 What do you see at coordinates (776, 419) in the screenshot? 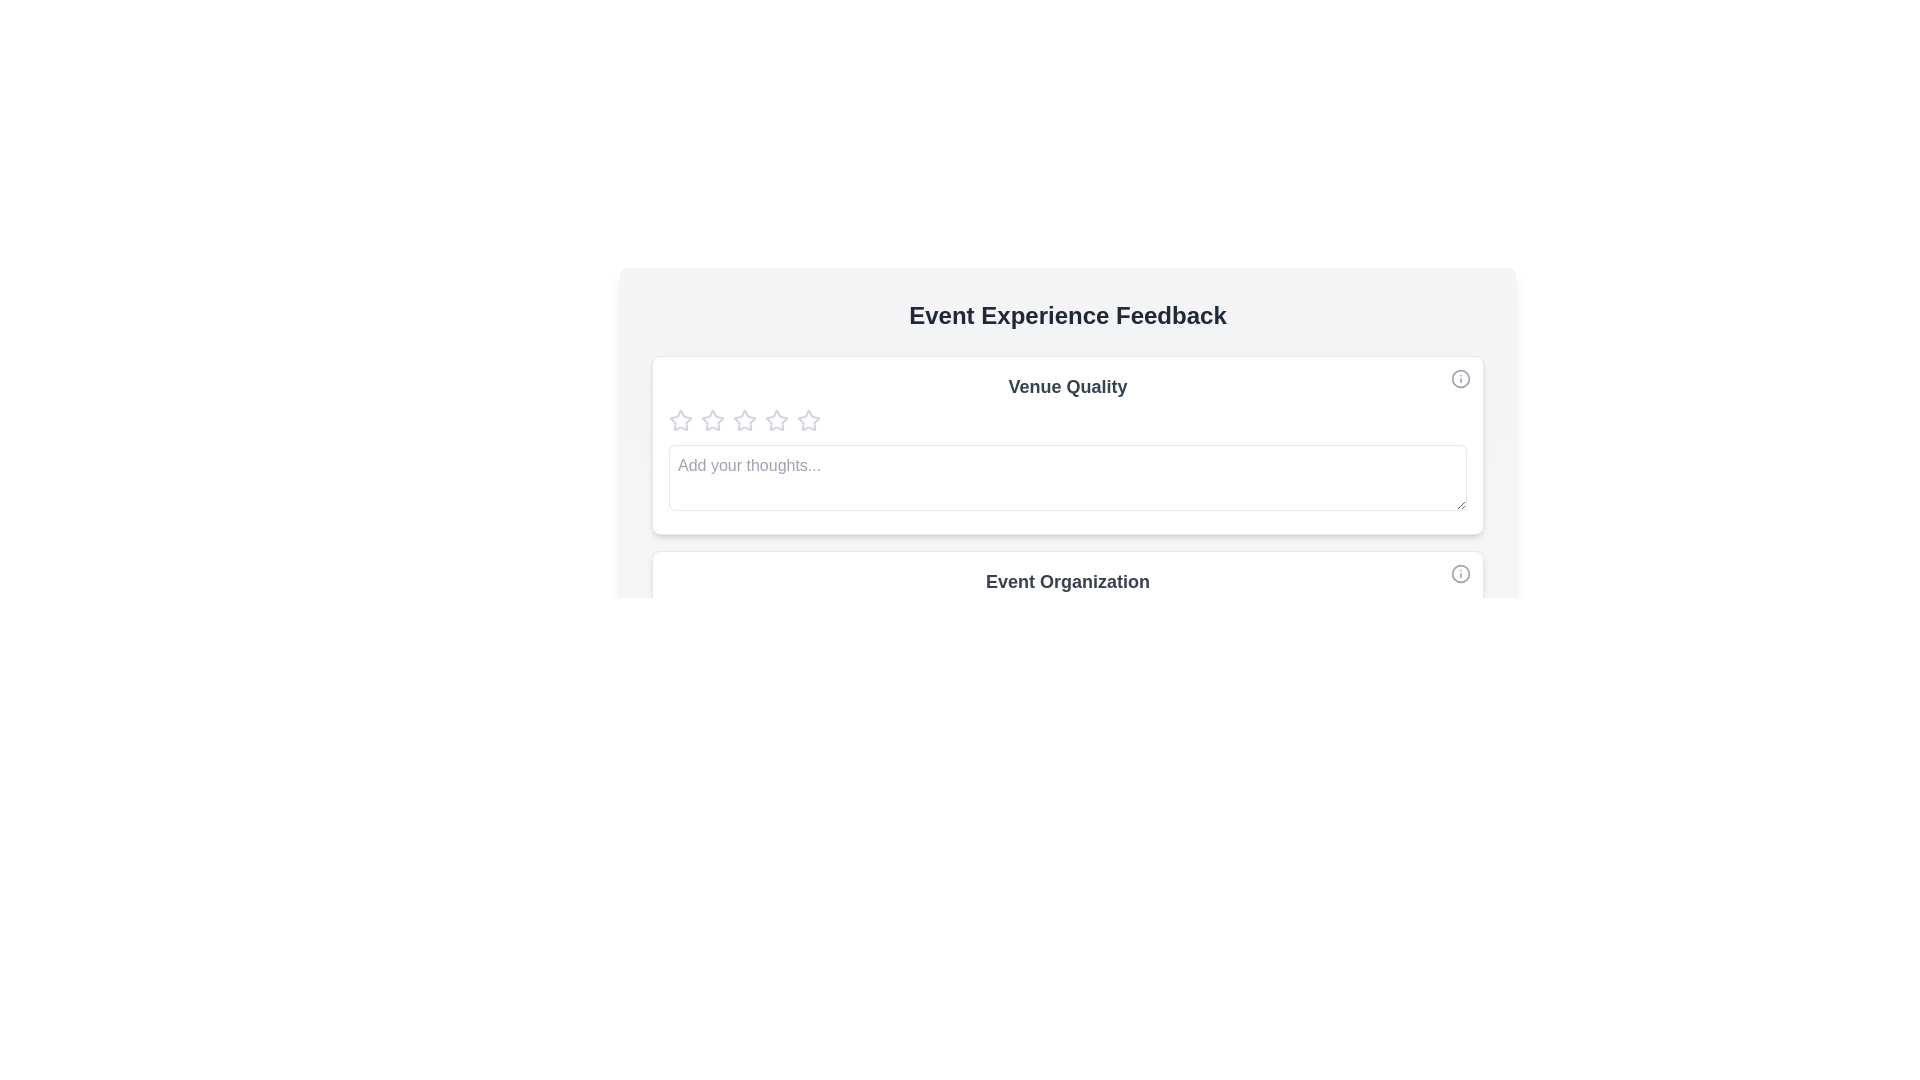
I see `the fourth star icon` at bounding box center [776, 419].